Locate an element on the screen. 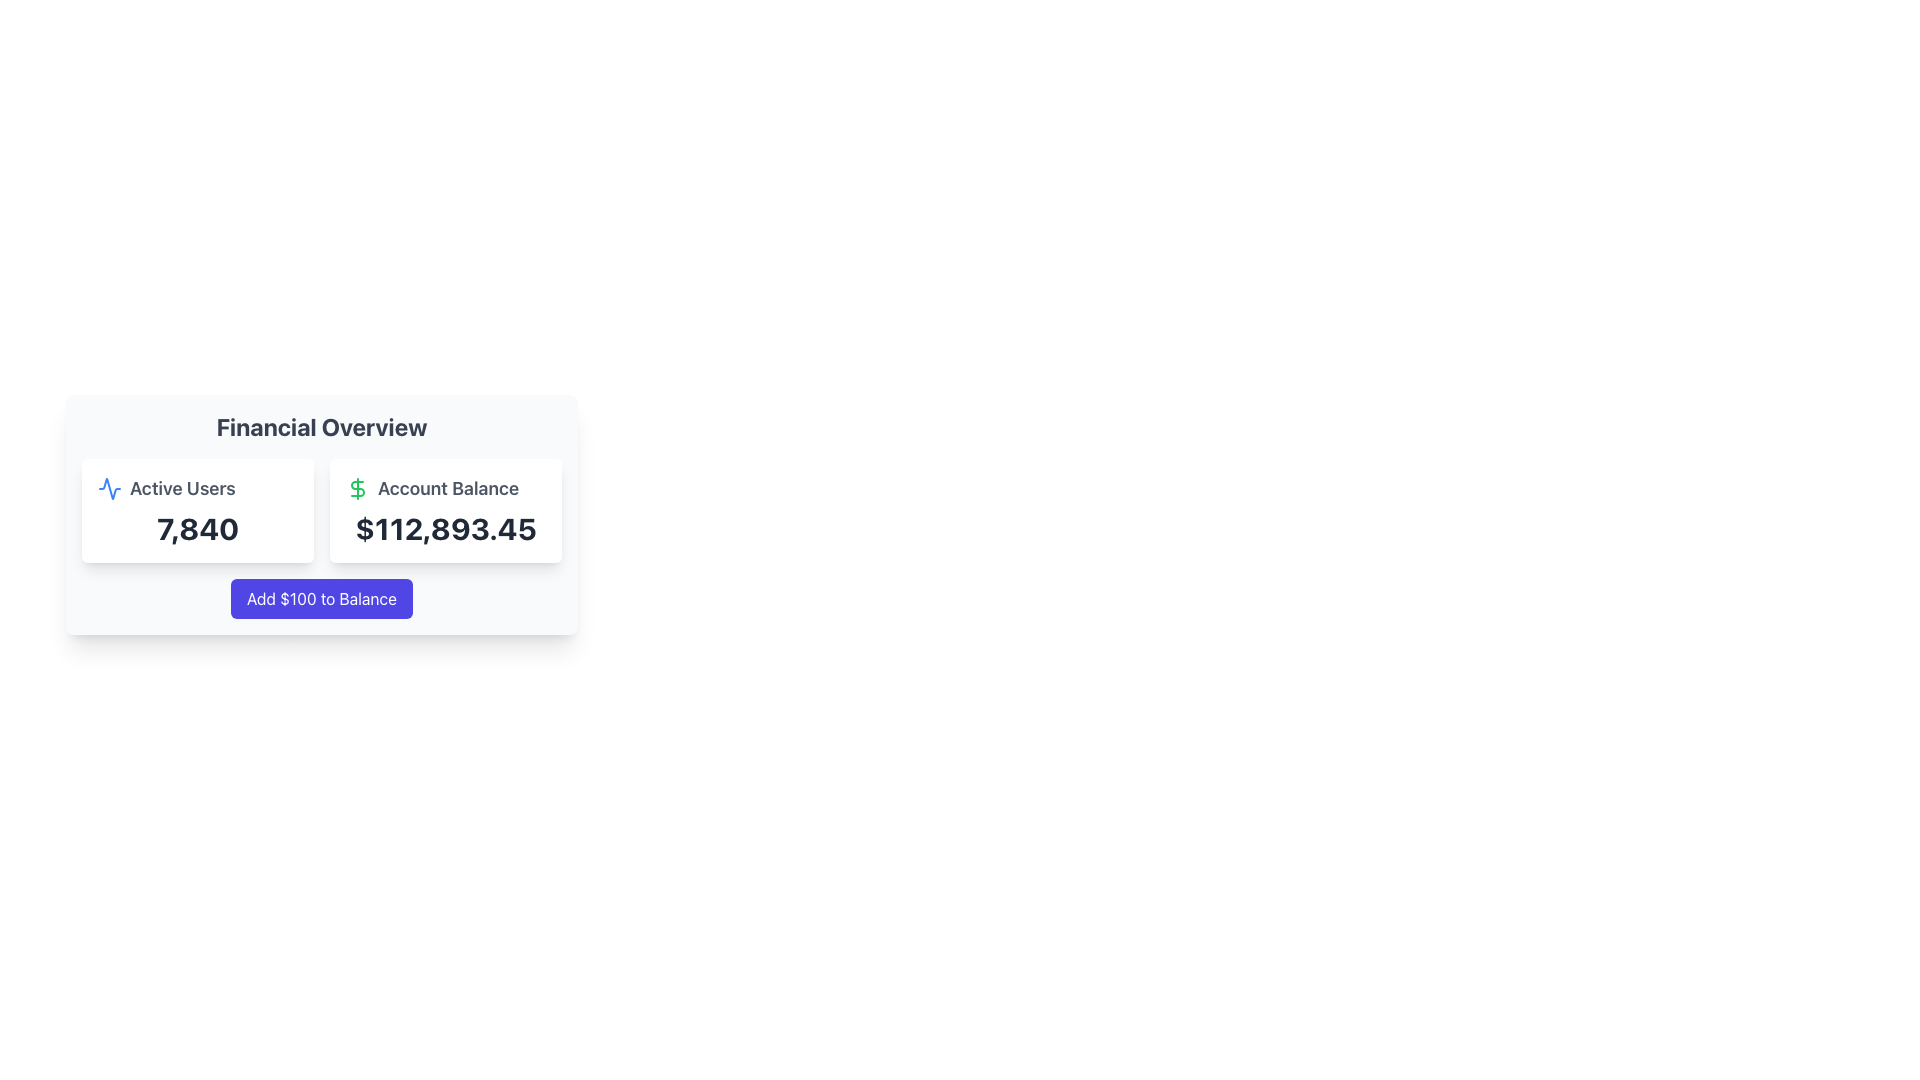  the dollar-sign icon with a green stroke located to the left of the 'Account Balance' text under the 'Financial Overview' heading is located at coordinates (358, 489).